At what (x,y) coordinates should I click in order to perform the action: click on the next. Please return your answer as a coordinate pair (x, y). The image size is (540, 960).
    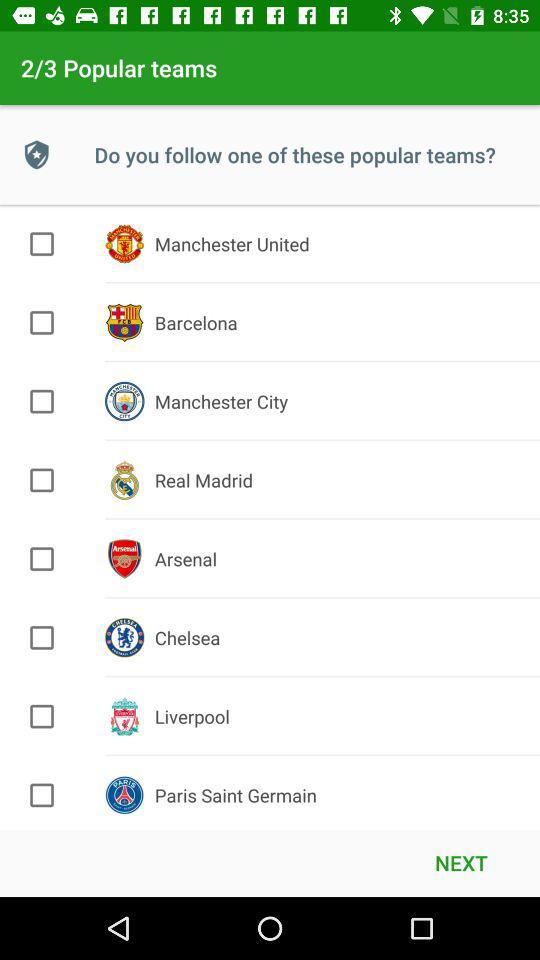
    Looking at the image, I should click on (461, 861).